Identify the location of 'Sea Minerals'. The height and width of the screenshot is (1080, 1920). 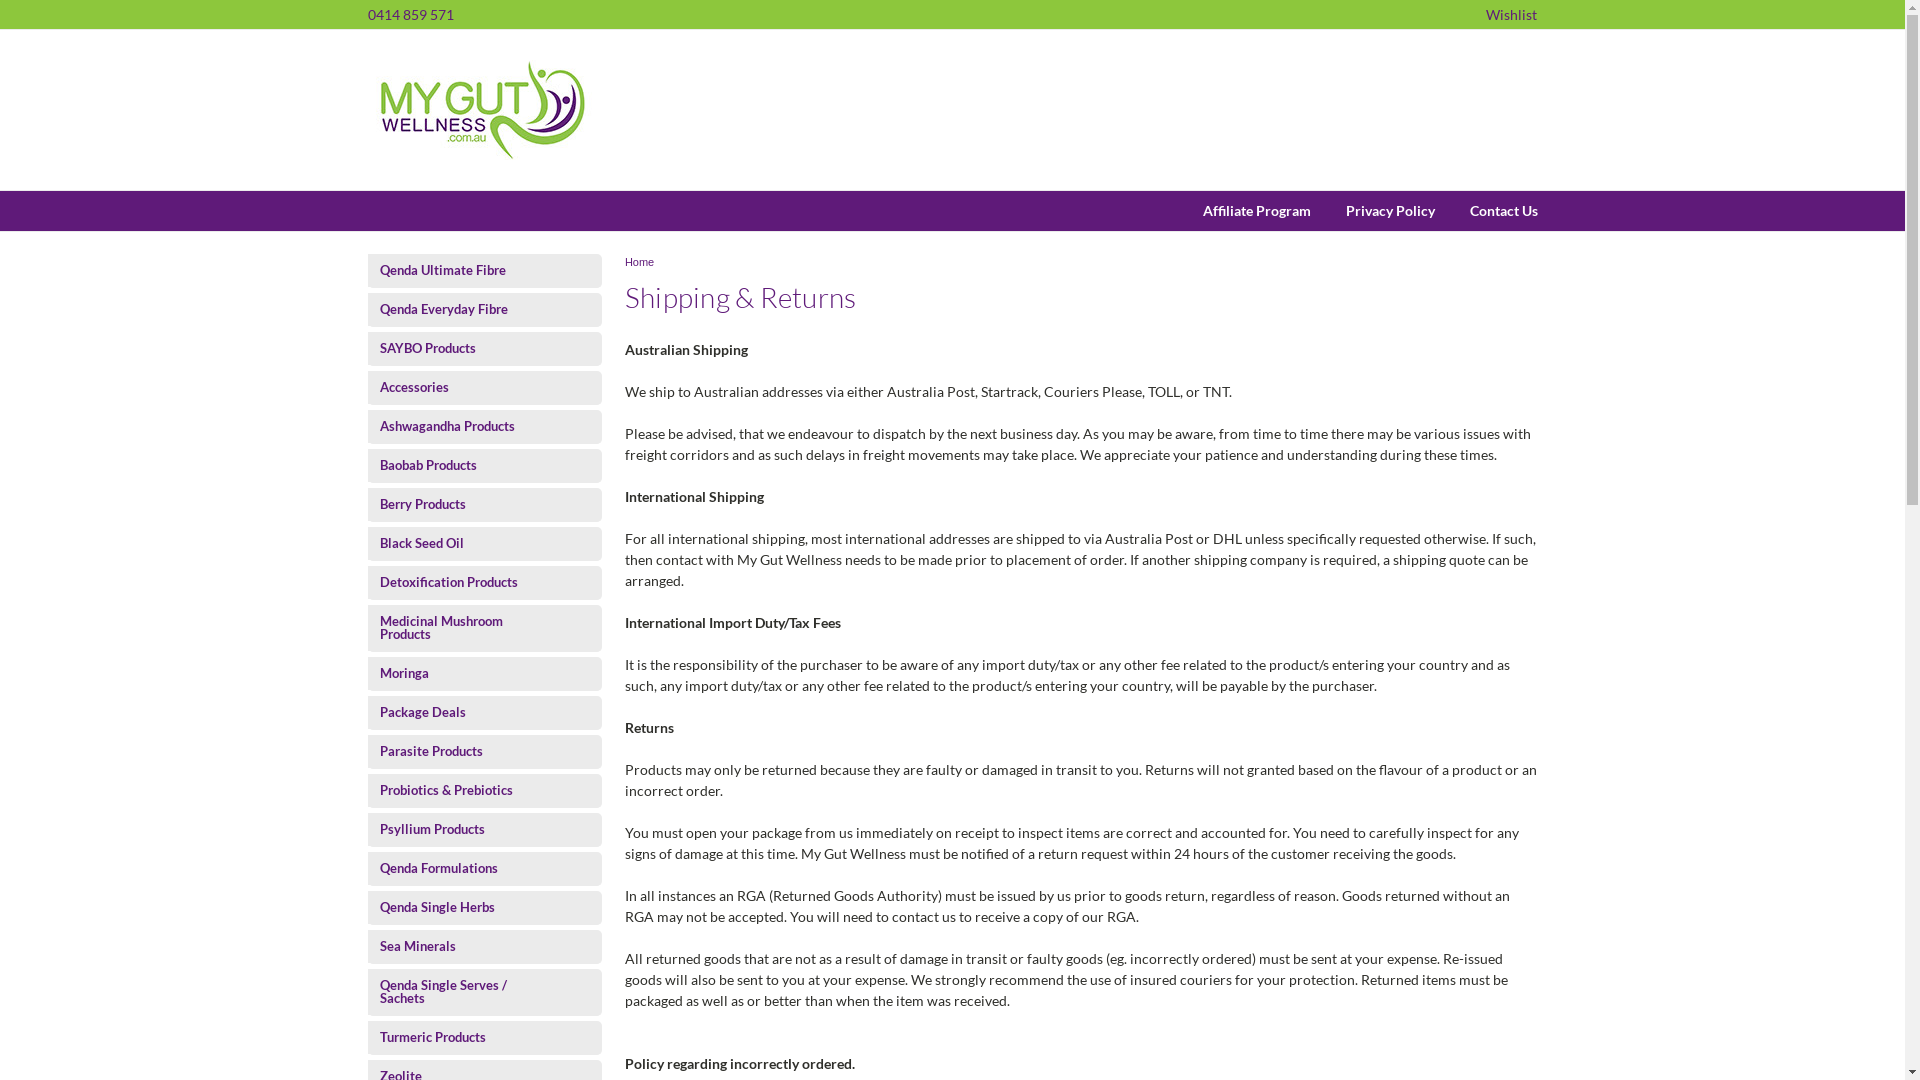
(466, 945).